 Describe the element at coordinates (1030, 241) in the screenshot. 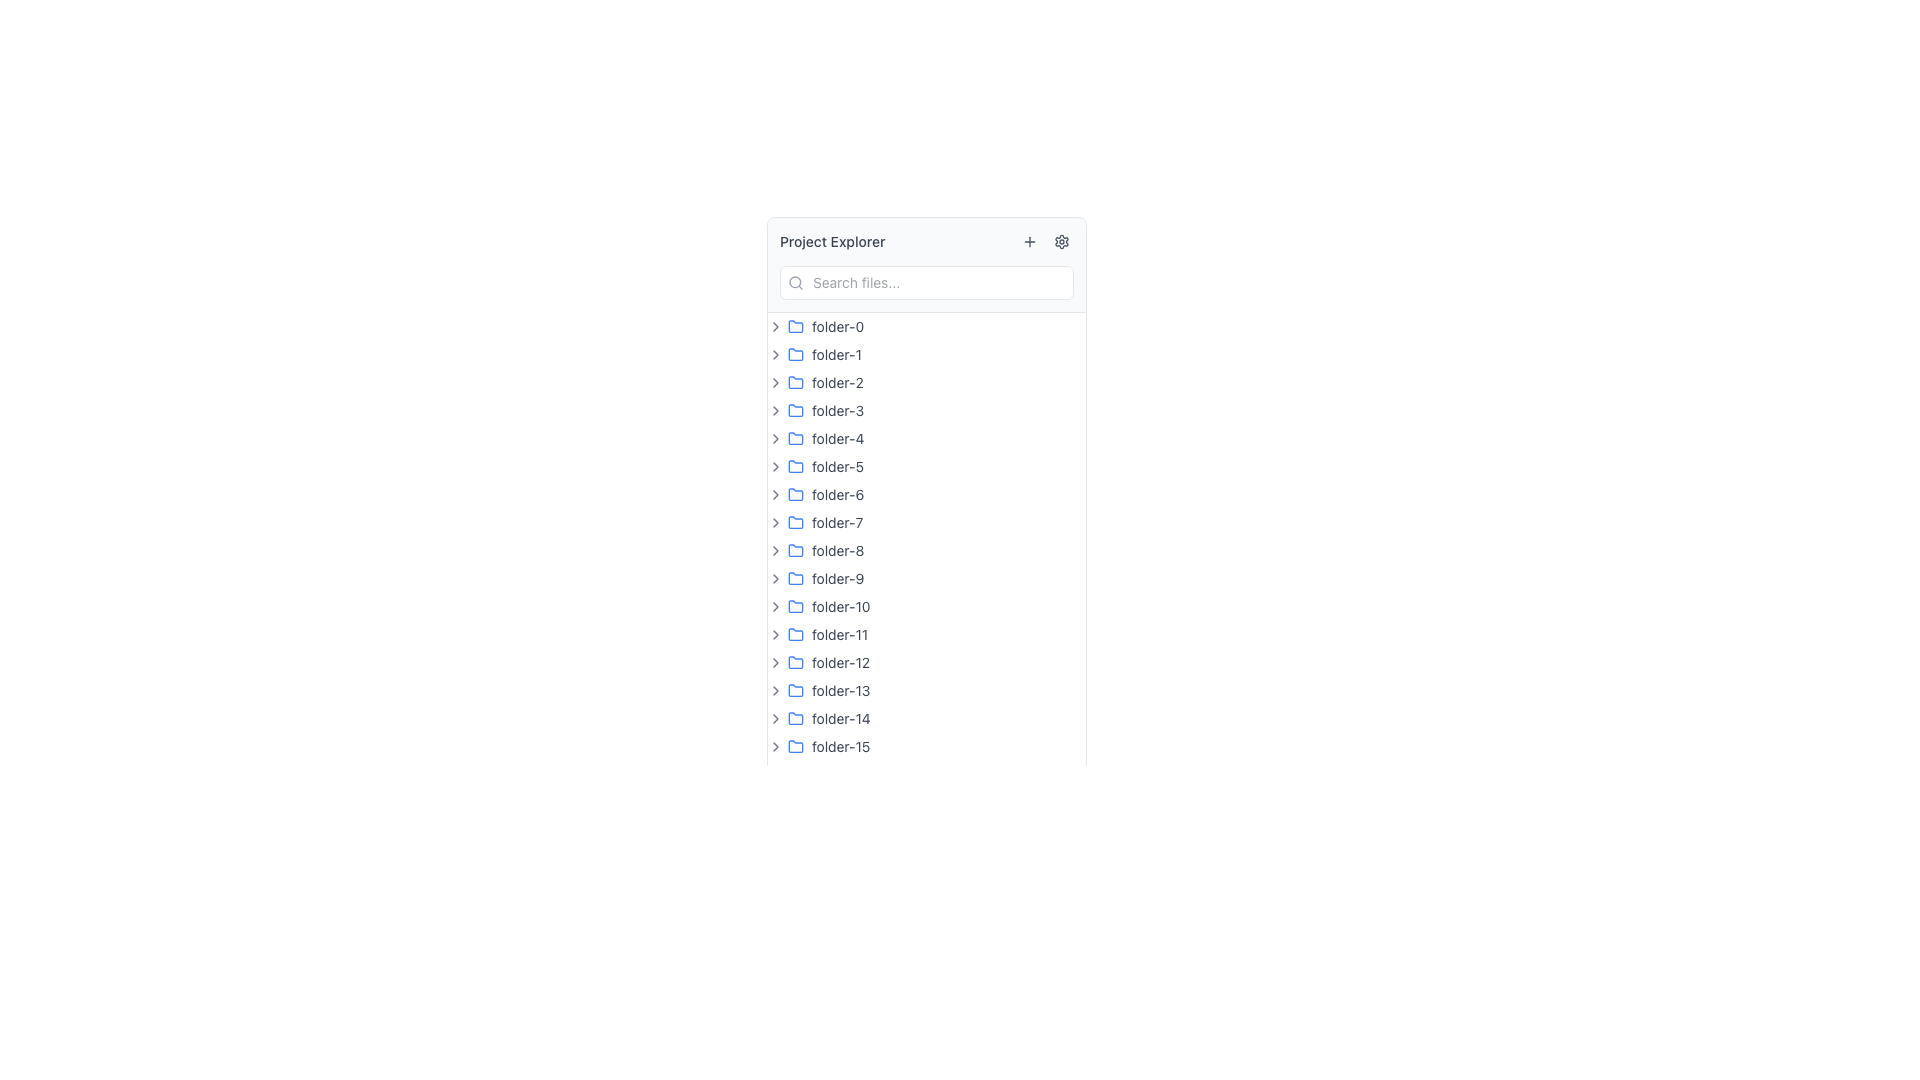

I see `the add item button located at the top-right of the 'Project Explorer' panel for keyboard navigation` at that location.